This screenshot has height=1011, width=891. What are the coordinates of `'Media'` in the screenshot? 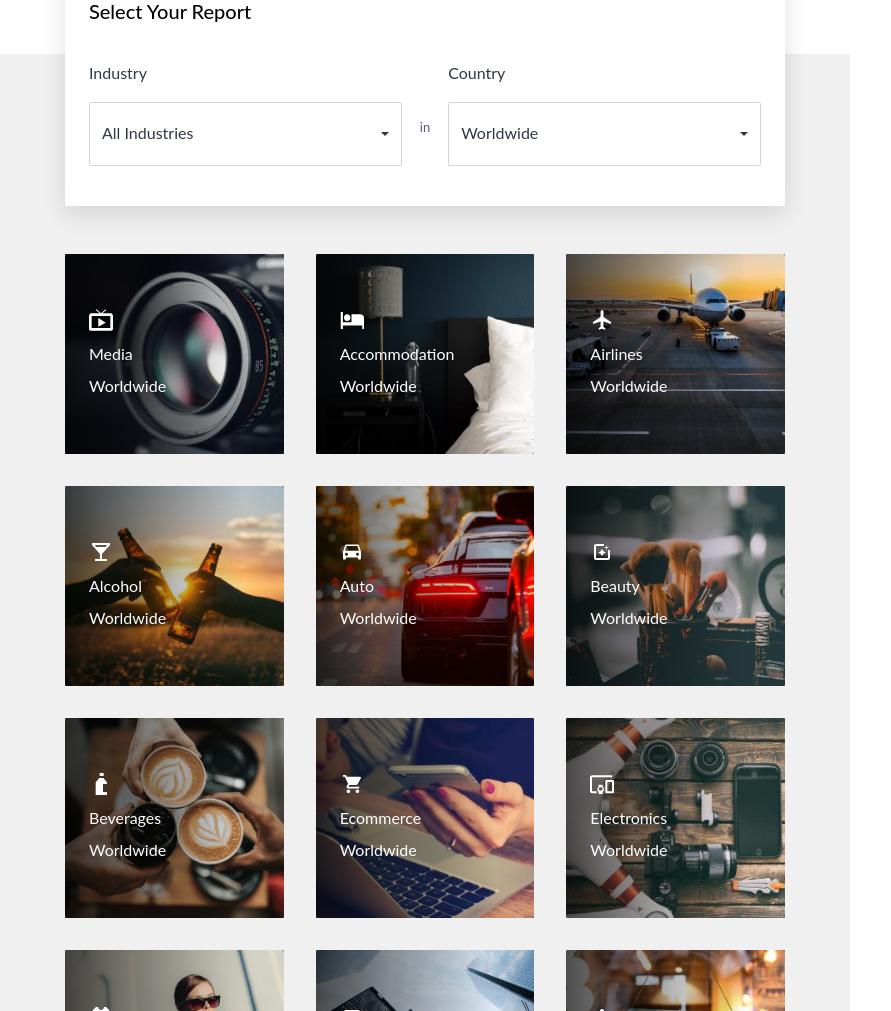 It's located at (109, 353).